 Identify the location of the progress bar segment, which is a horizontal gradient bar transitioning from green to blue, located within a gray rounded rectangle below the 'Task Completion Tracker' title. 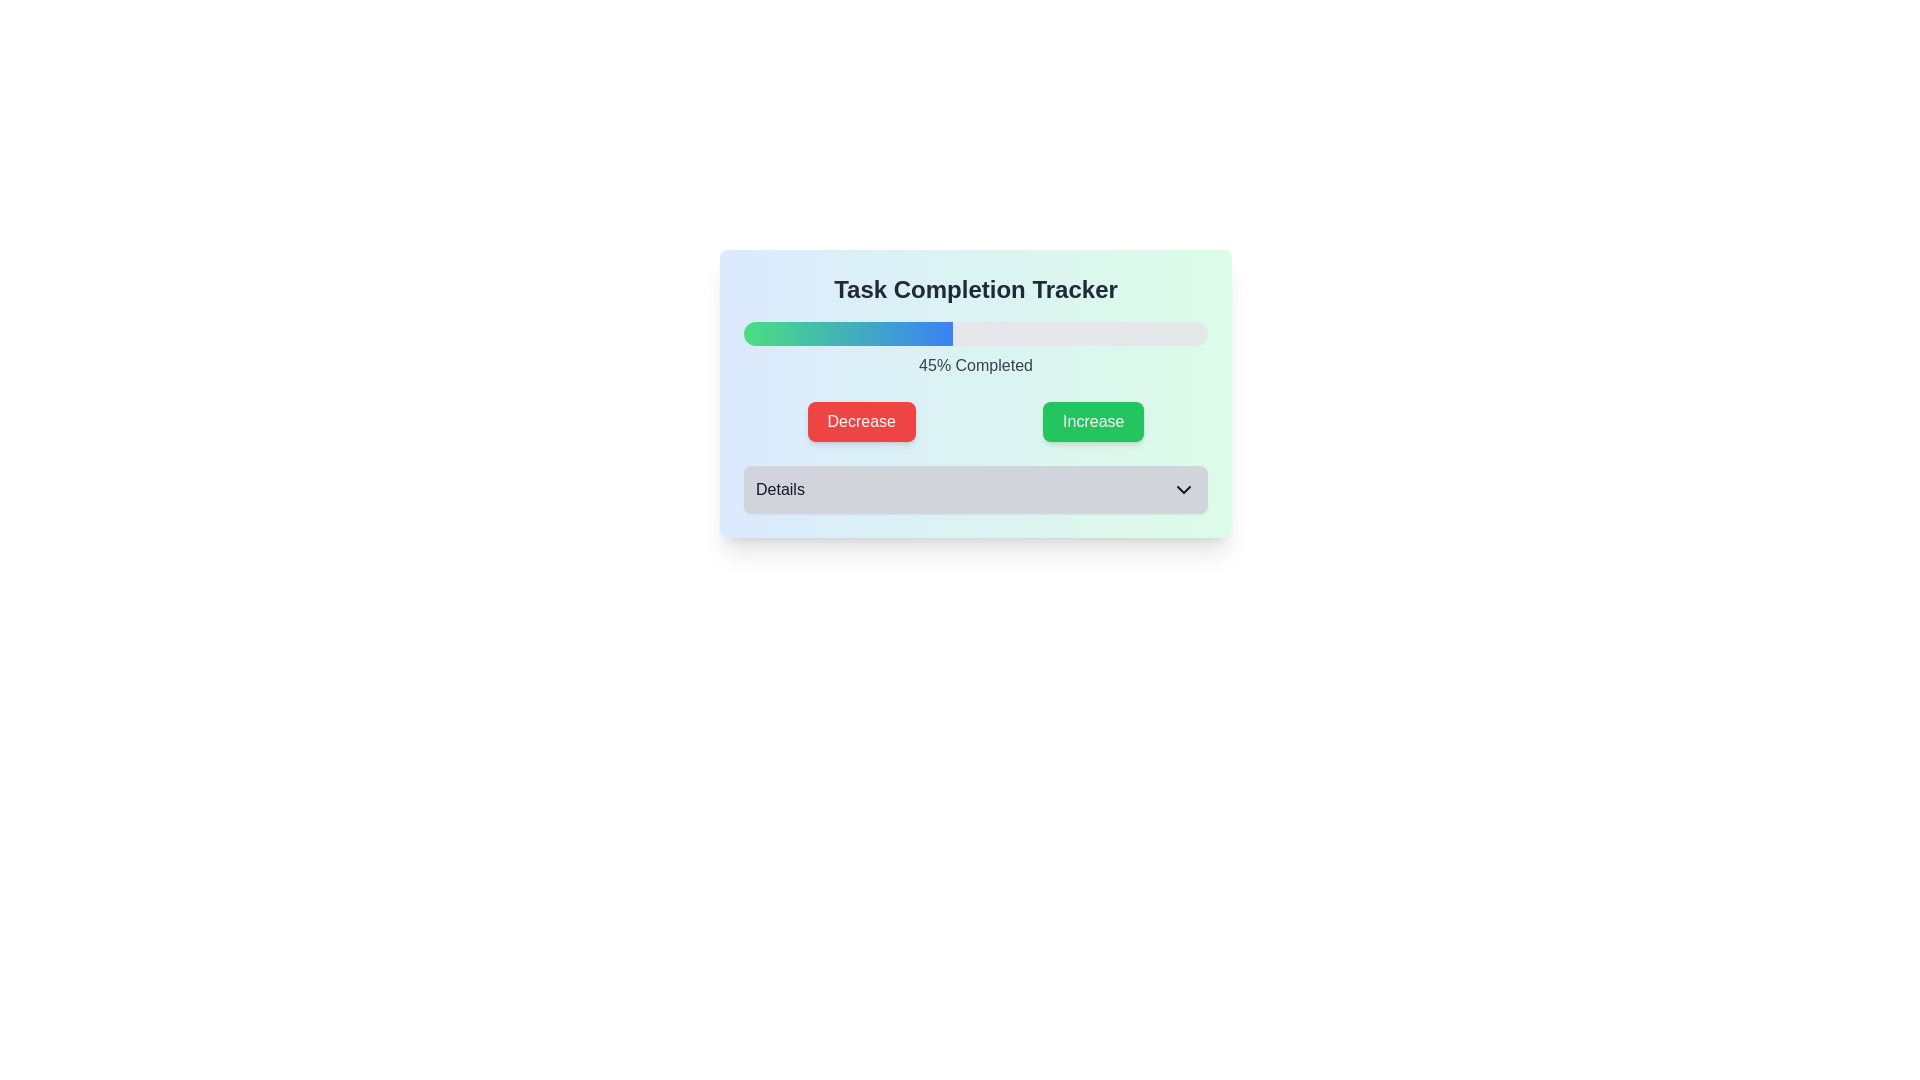
(848, 333).